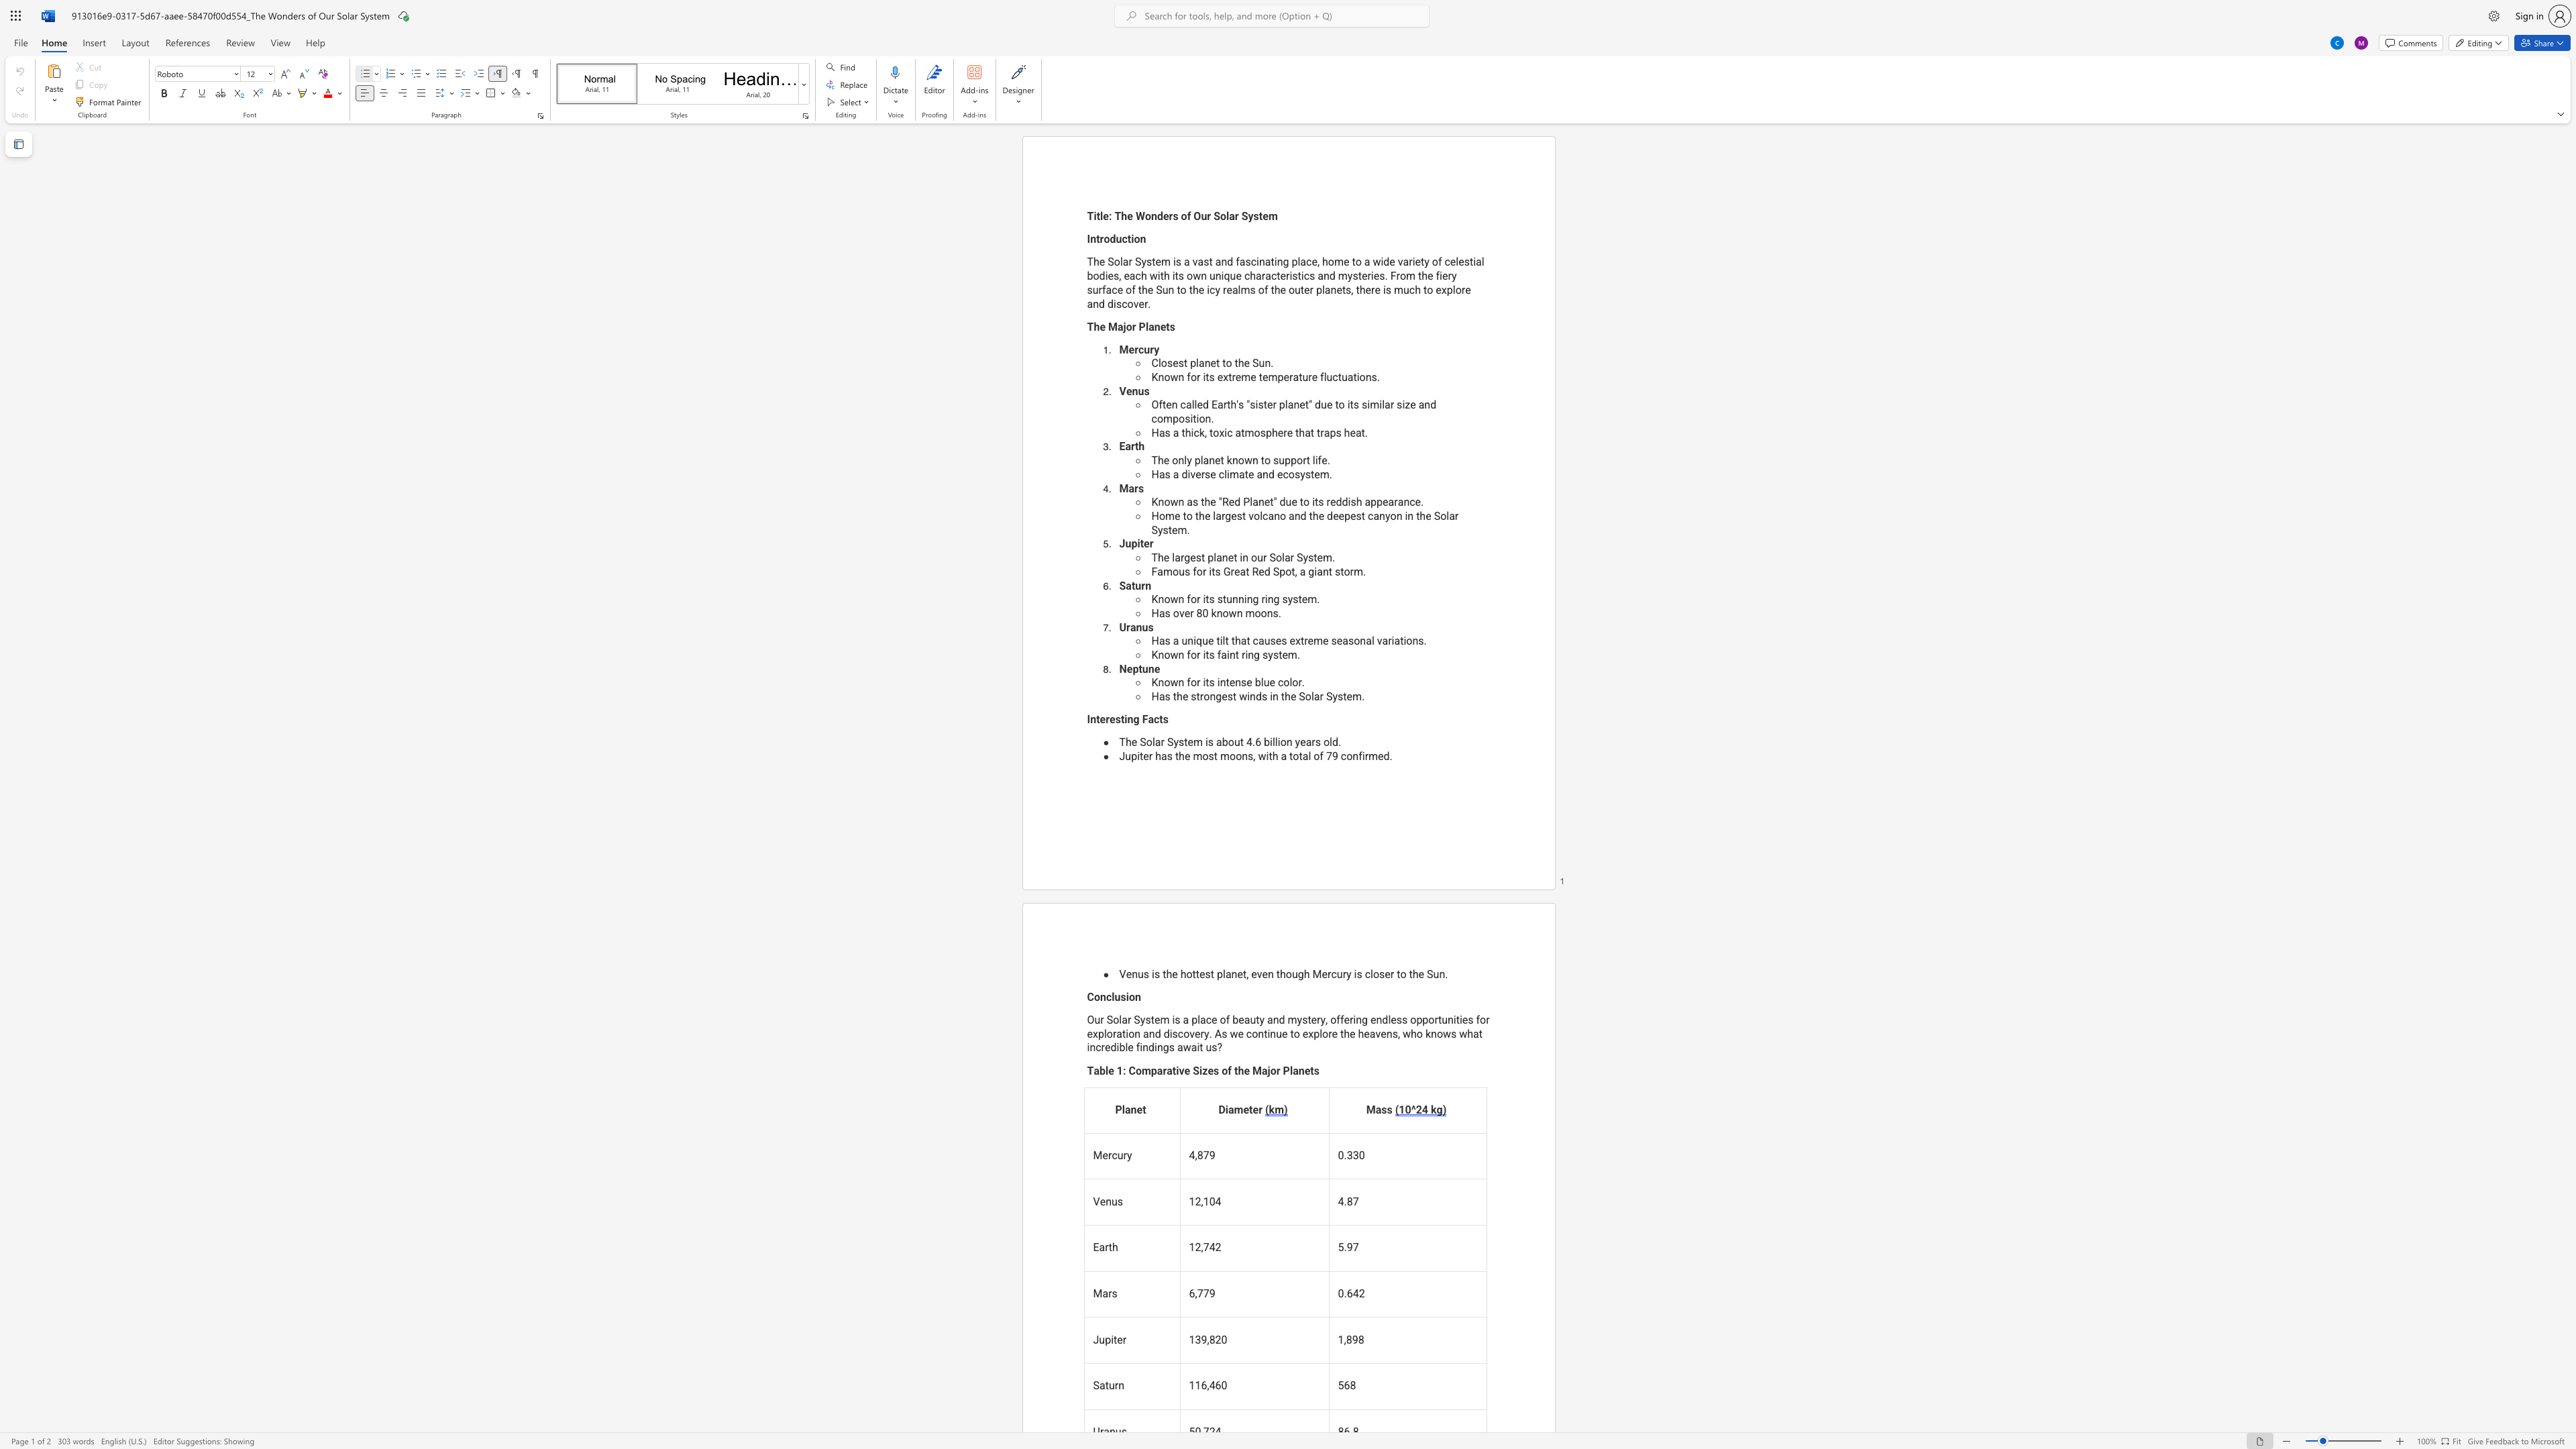 The height and width of the screenshot is (1449, 2576). Describe the element at coordinates (1284, 432) in the screenshot. I see `the 1th character "r" in the text` at that location.